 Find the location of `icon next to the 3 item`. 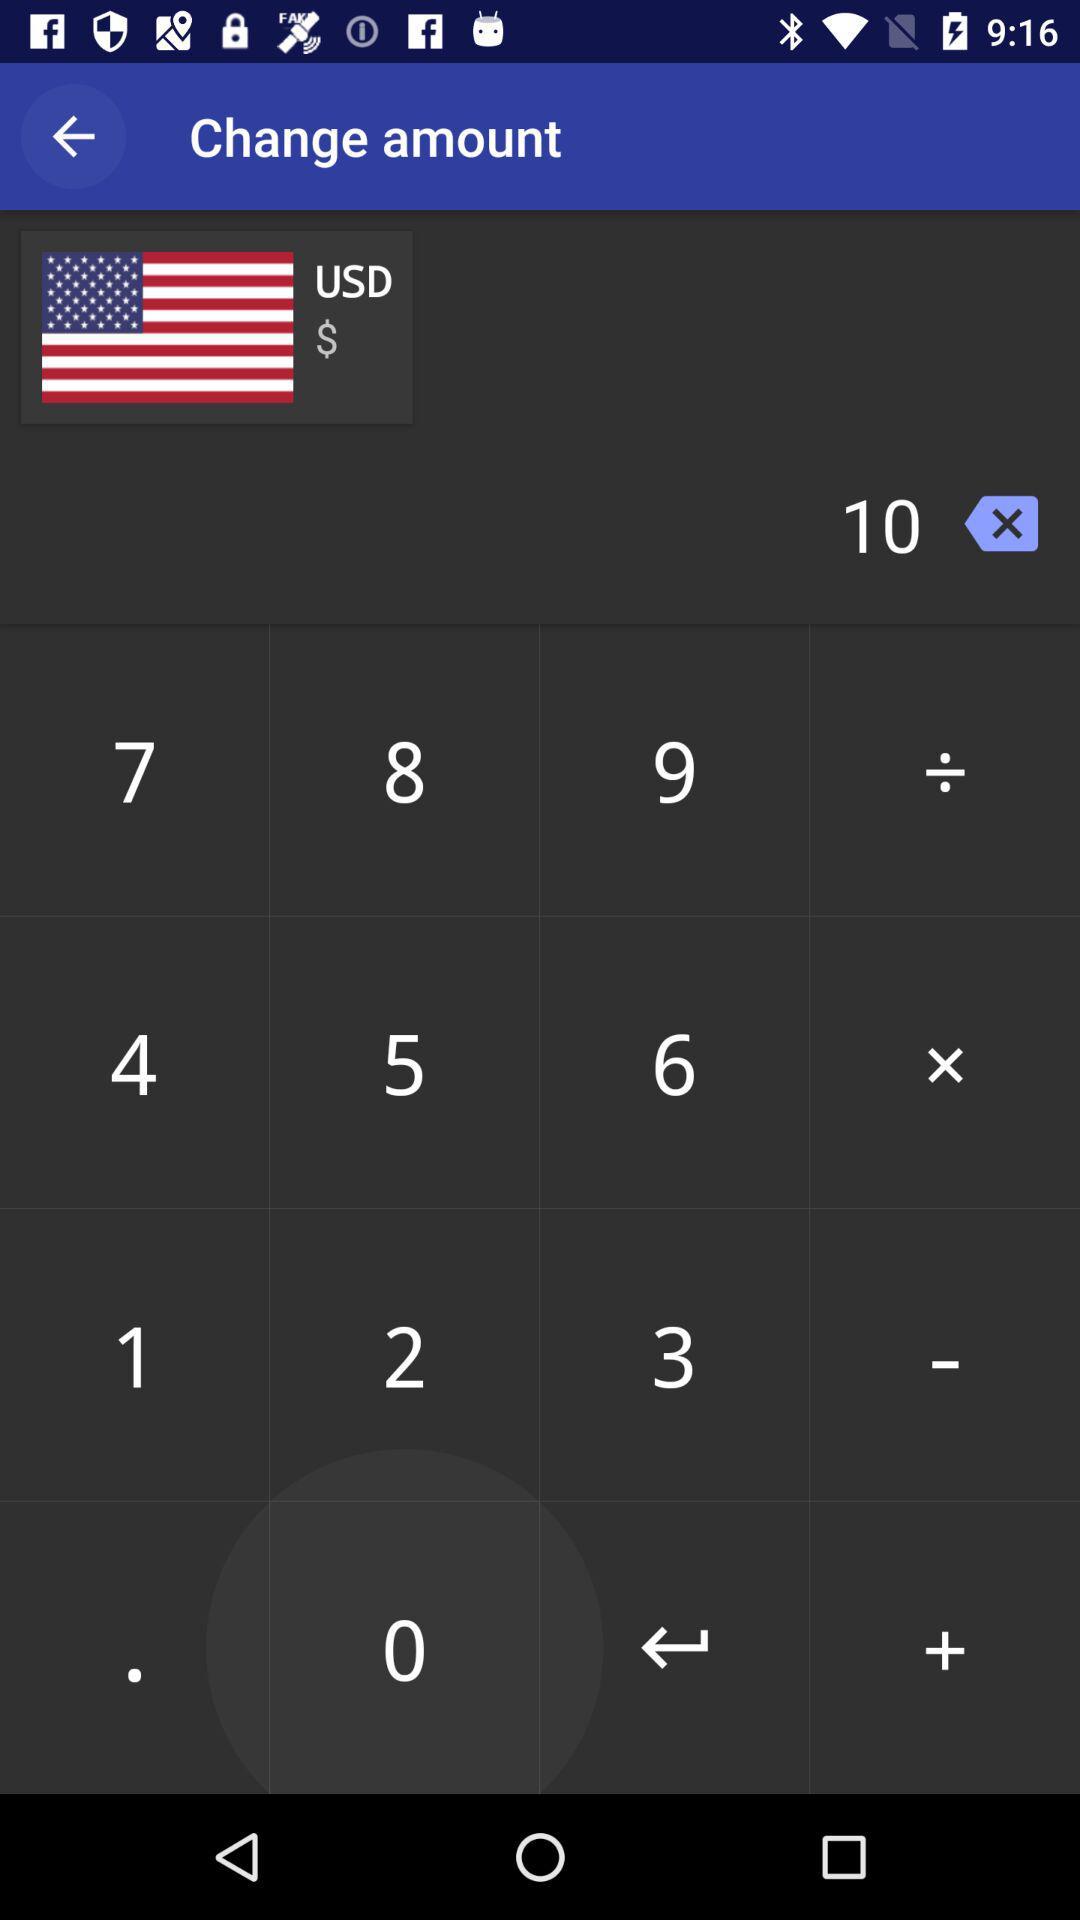

icon next to the 3 item is located at coordinates (945, 1647).